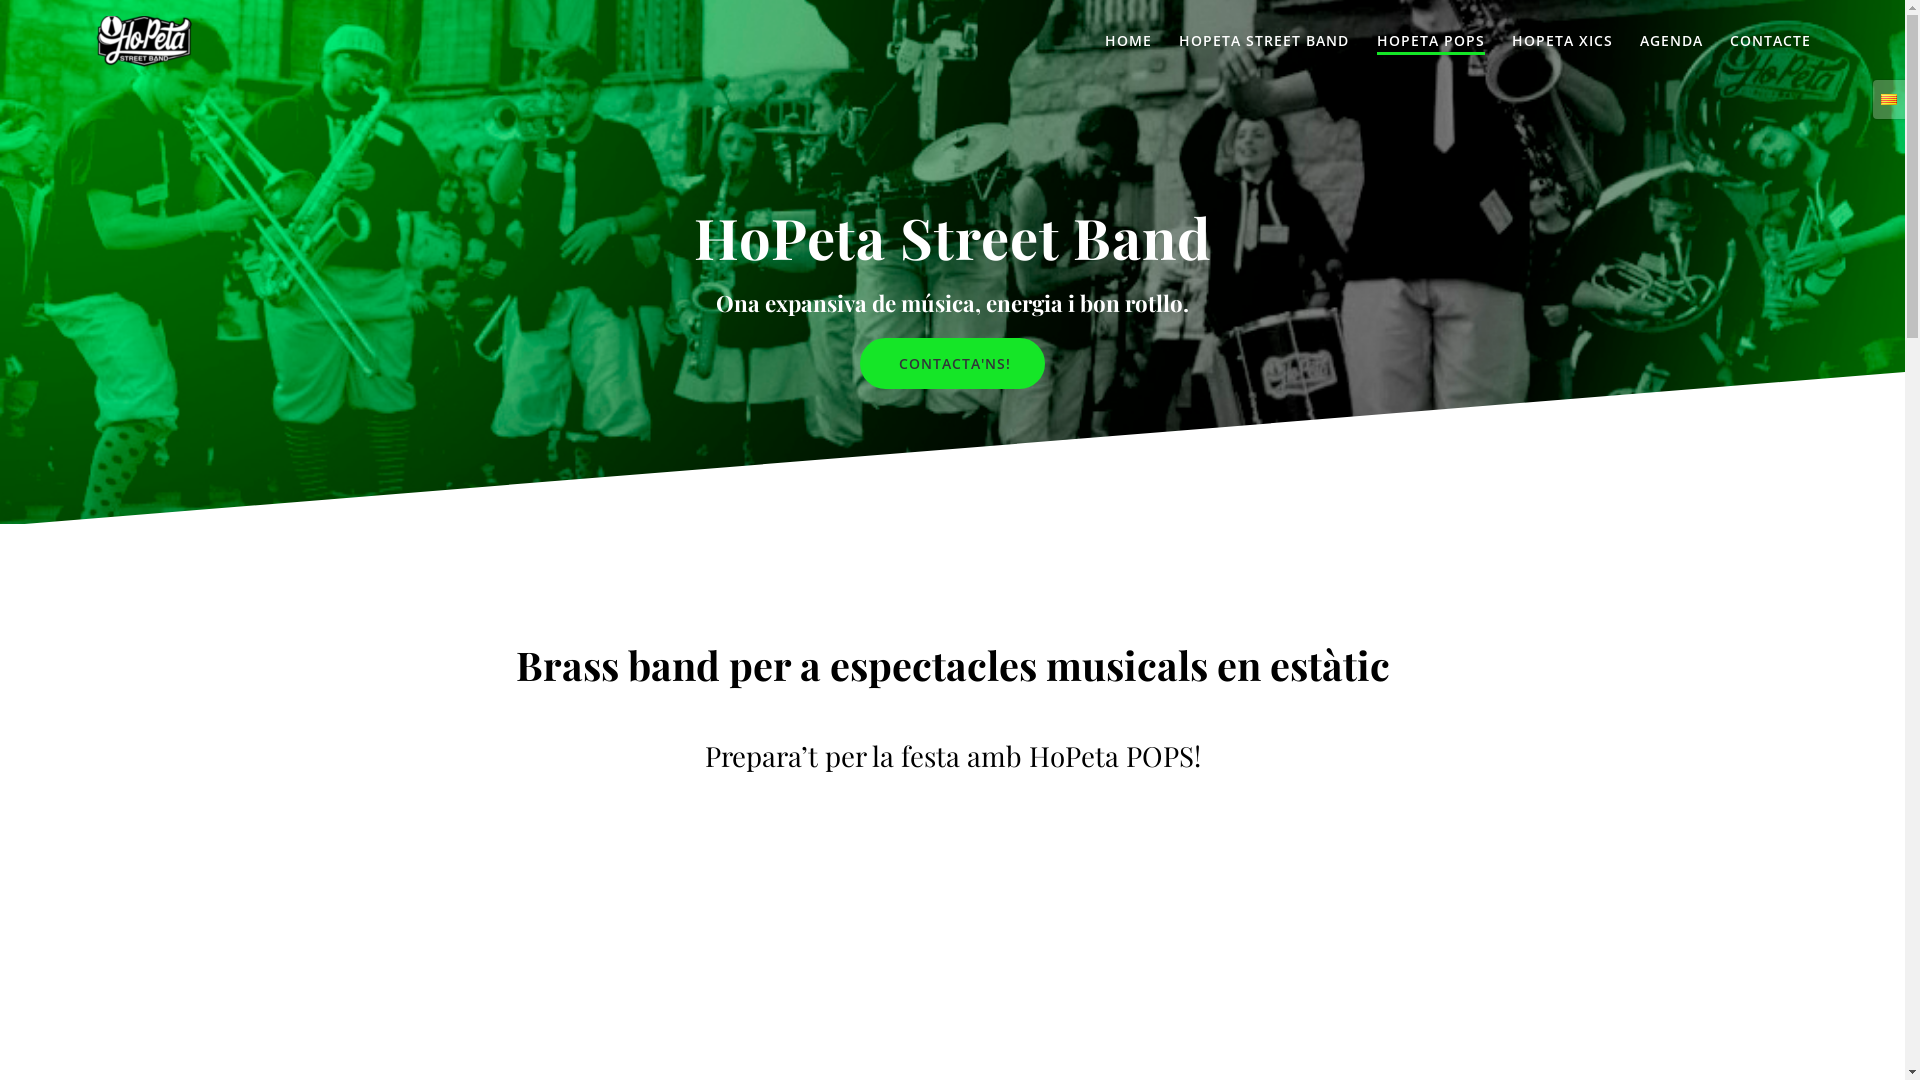 The height and width of the screenshot is (1080, 1920). What do you see at coordinates (859, 362) in the screenshot?
I see `'CONTACTA'NS!'` at bounding box center [859, 362].